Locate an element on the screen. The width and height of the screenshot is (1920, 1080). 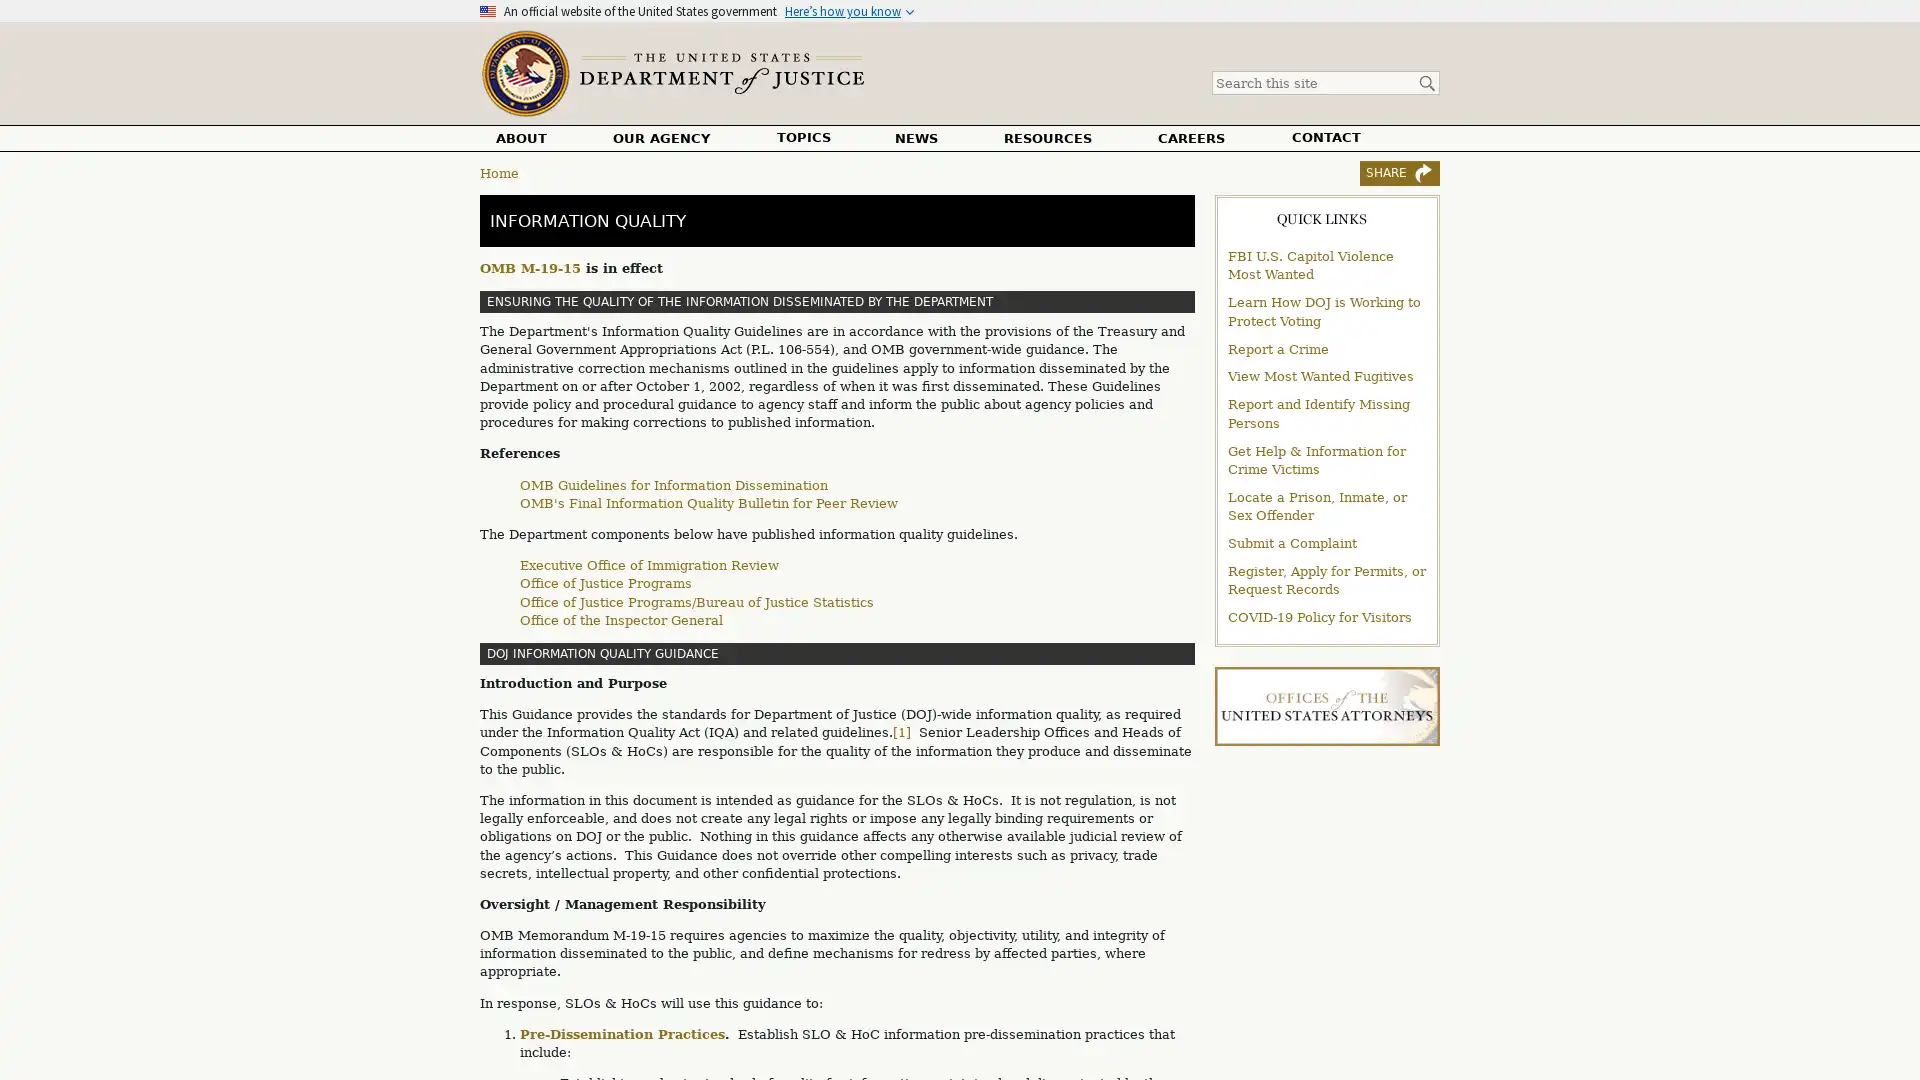
Search is located at coordinates (1425, 83).